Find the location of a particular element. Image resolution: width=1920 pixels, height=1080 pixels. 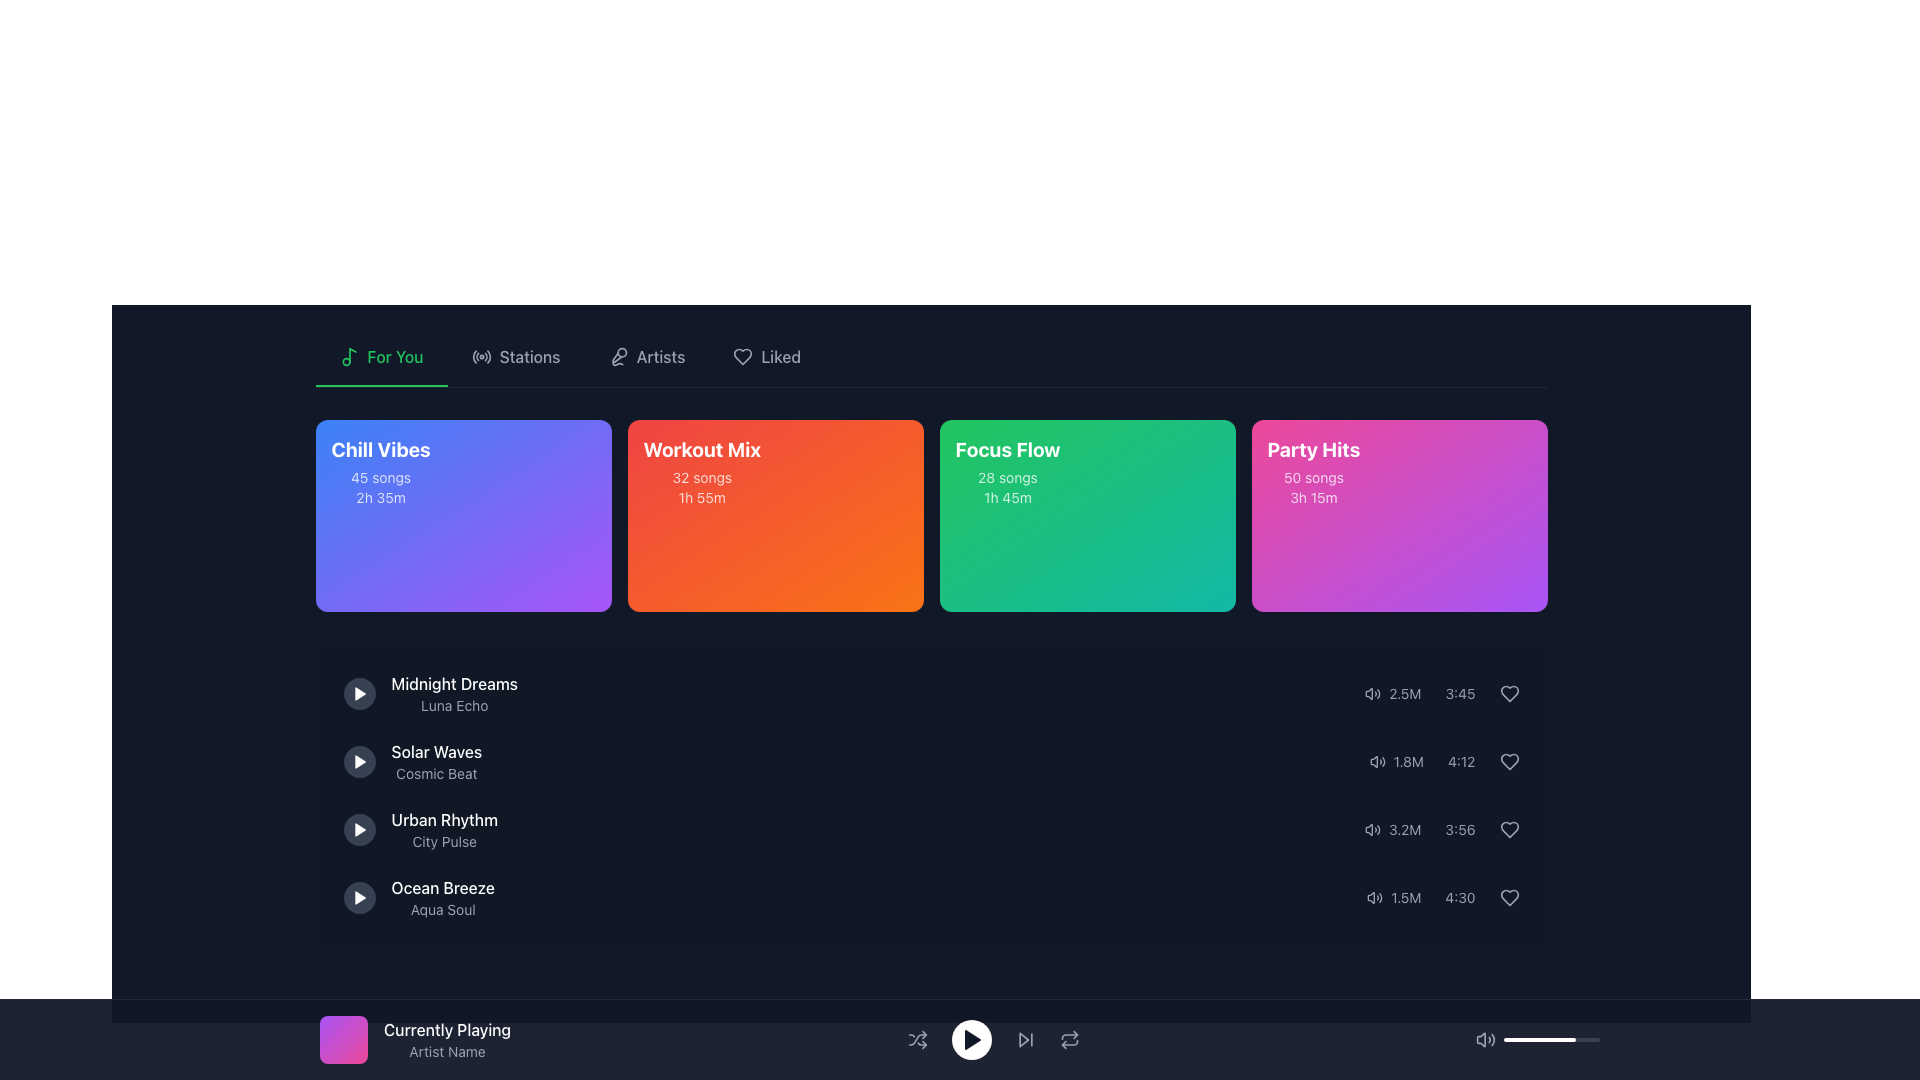

the button located at the top-right area of the 'Focus Flow' card is located at coordinates (1199, 463).